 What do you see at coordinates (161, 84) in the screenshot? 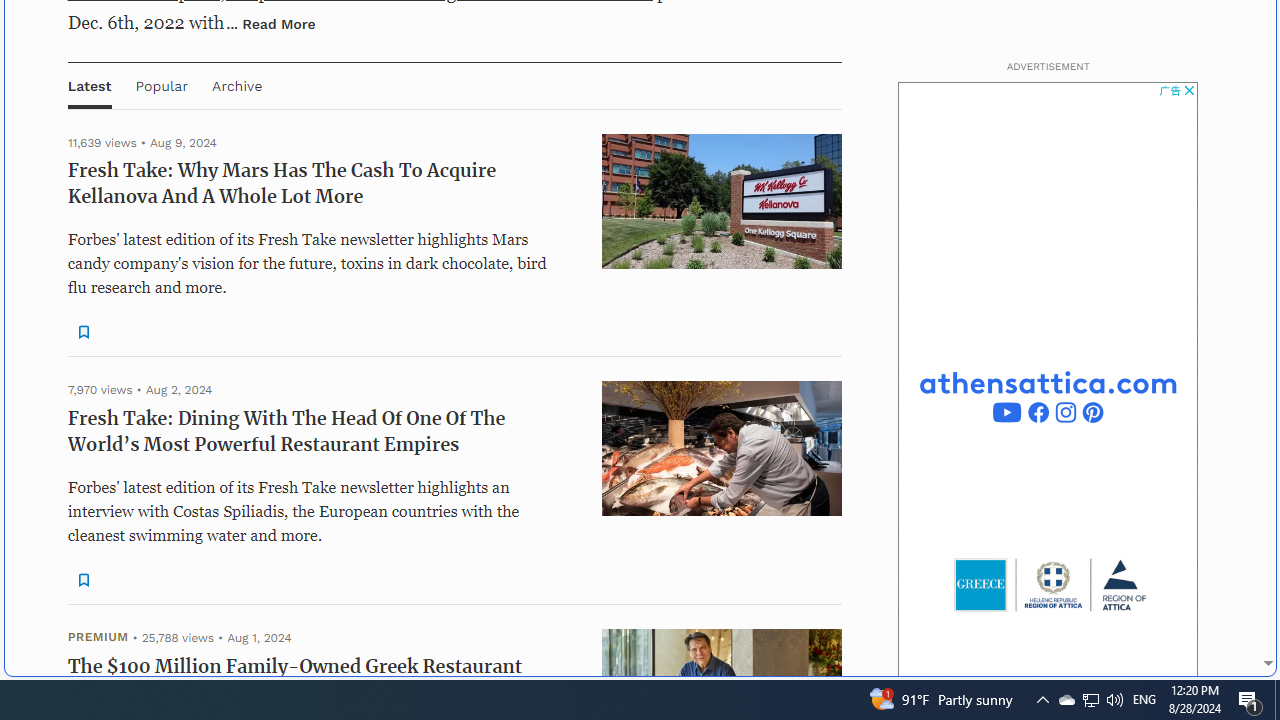
I see `'Popular'` at bounding box center [161, 84].